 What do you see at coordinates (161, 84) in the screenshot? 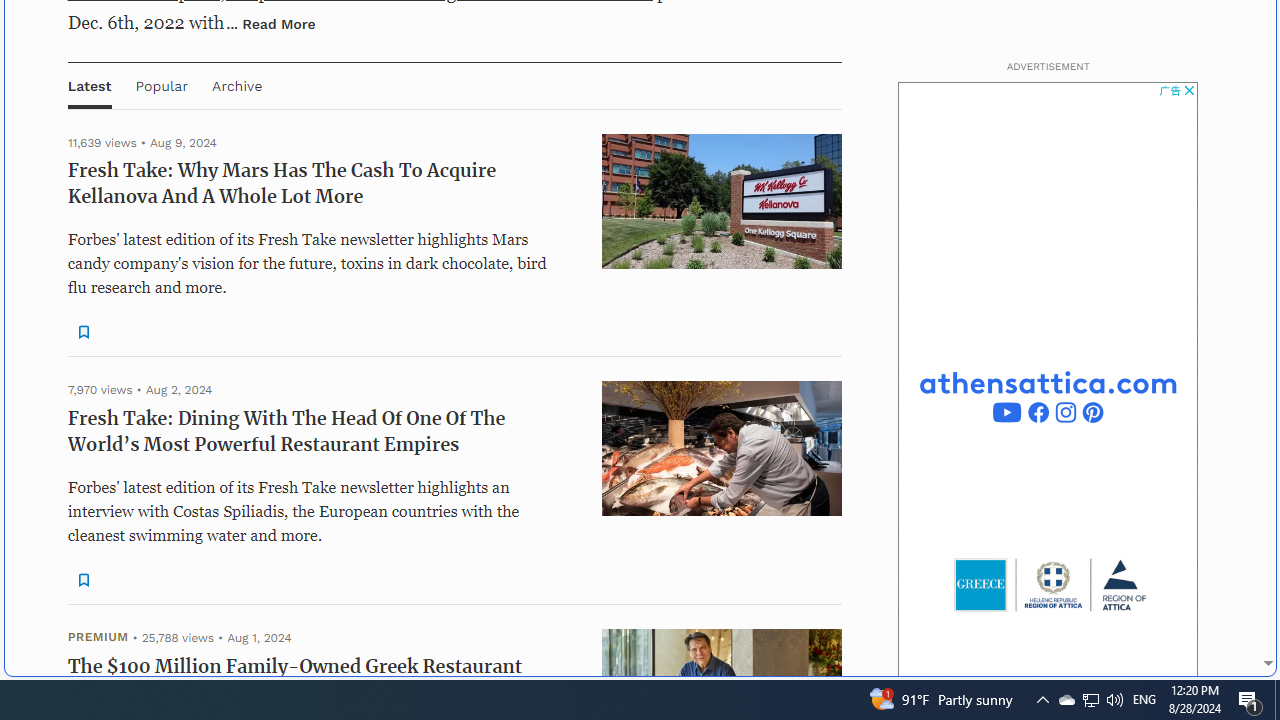
I see `'Popular'` at bounding box center [161, 84].